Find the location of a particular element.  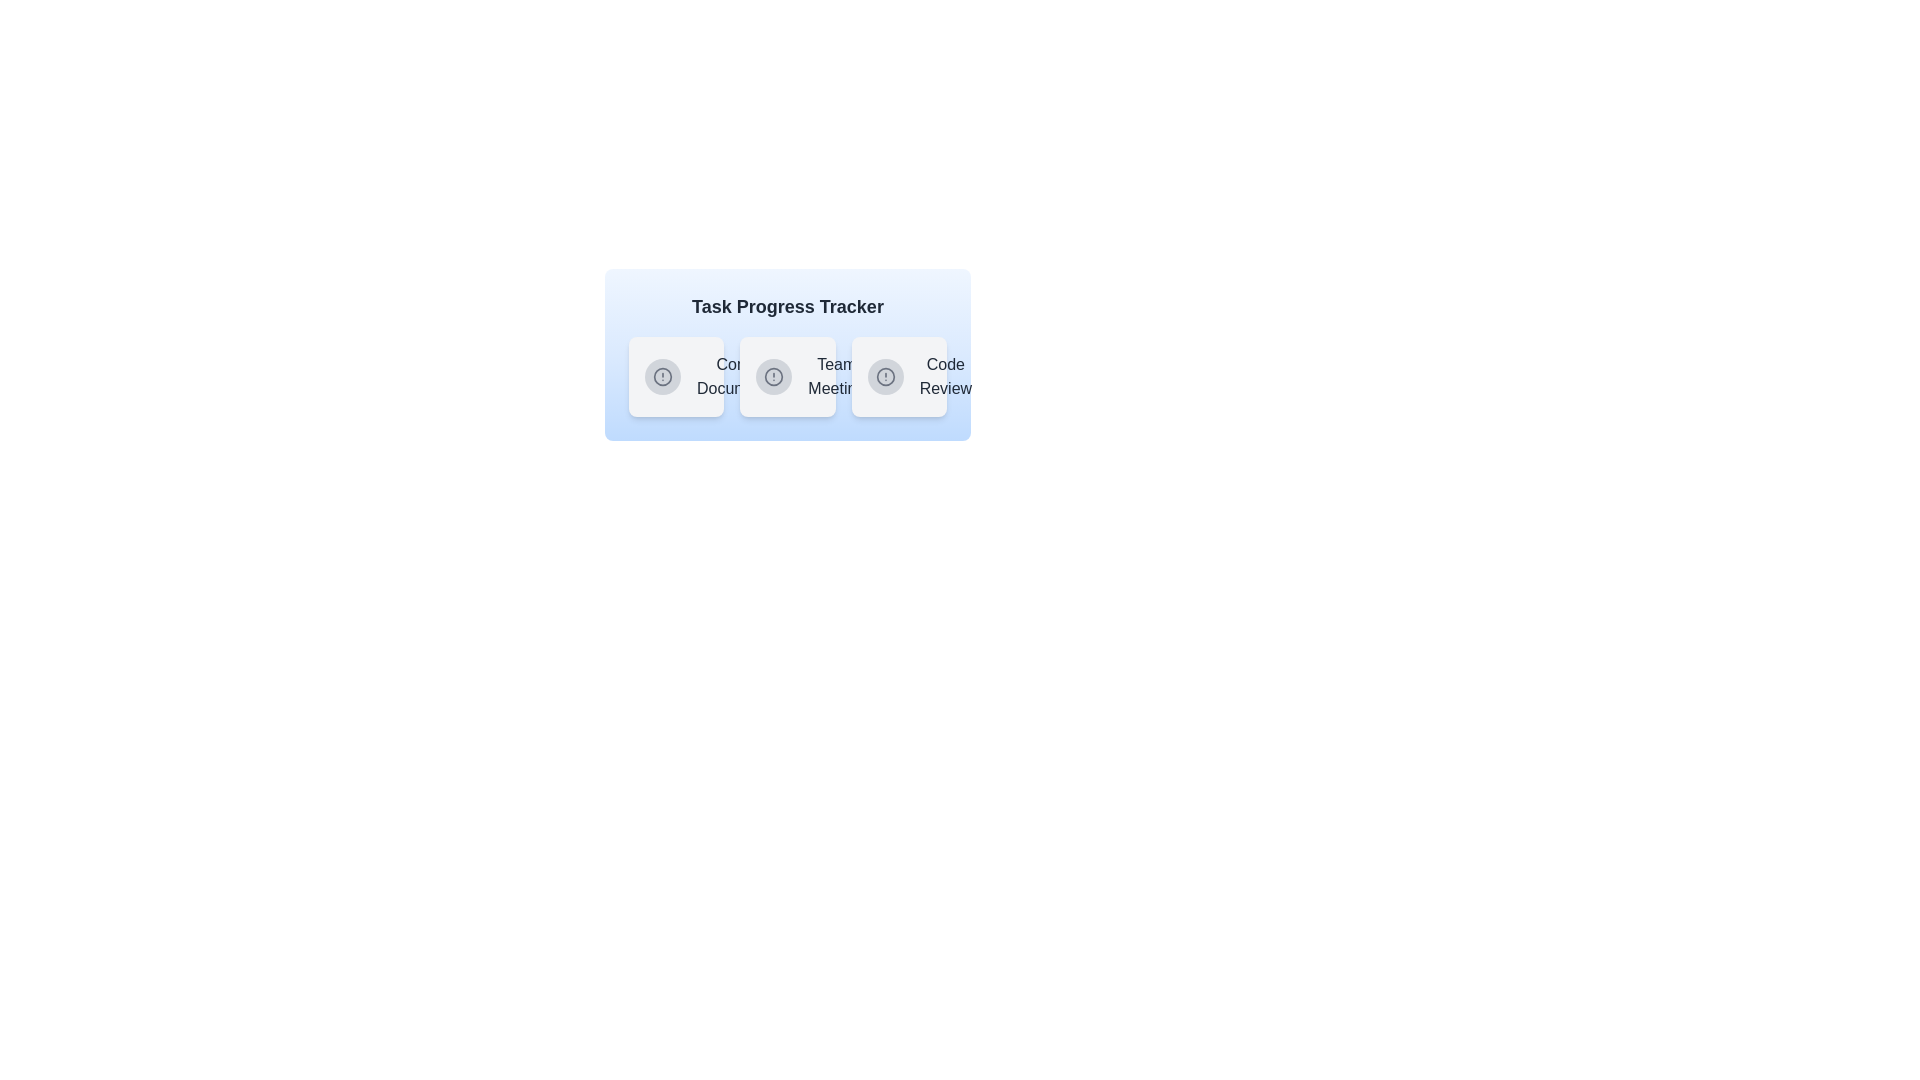

the task chip labeled Team Meeting to toggle its completion state is located at coordinates (786, 377).